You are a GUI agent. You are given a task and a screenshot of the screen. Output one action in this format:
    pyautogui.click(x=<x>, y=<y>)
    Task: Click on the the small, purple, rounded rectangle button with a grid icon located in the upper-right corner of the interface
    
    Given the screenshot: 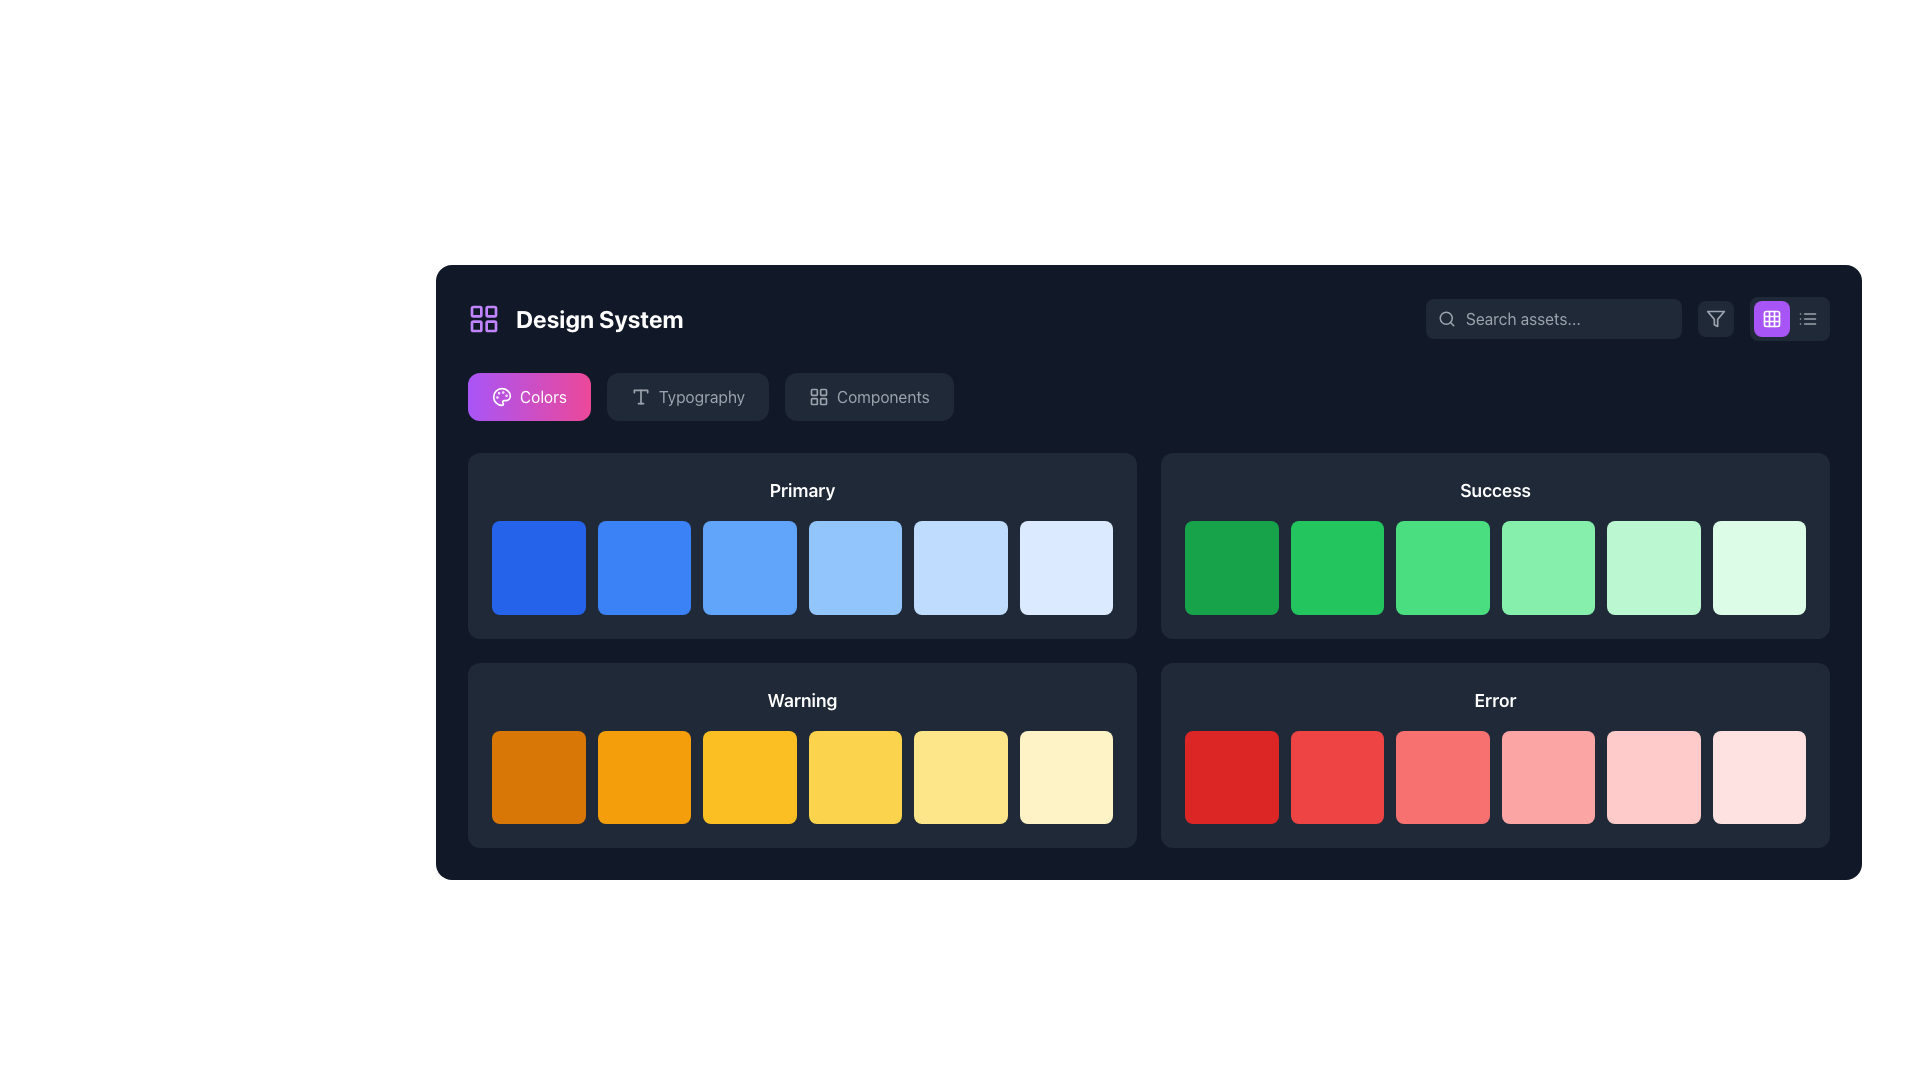 What is the action you would take?
    pyautogui.click(x=1771, y=318)
    